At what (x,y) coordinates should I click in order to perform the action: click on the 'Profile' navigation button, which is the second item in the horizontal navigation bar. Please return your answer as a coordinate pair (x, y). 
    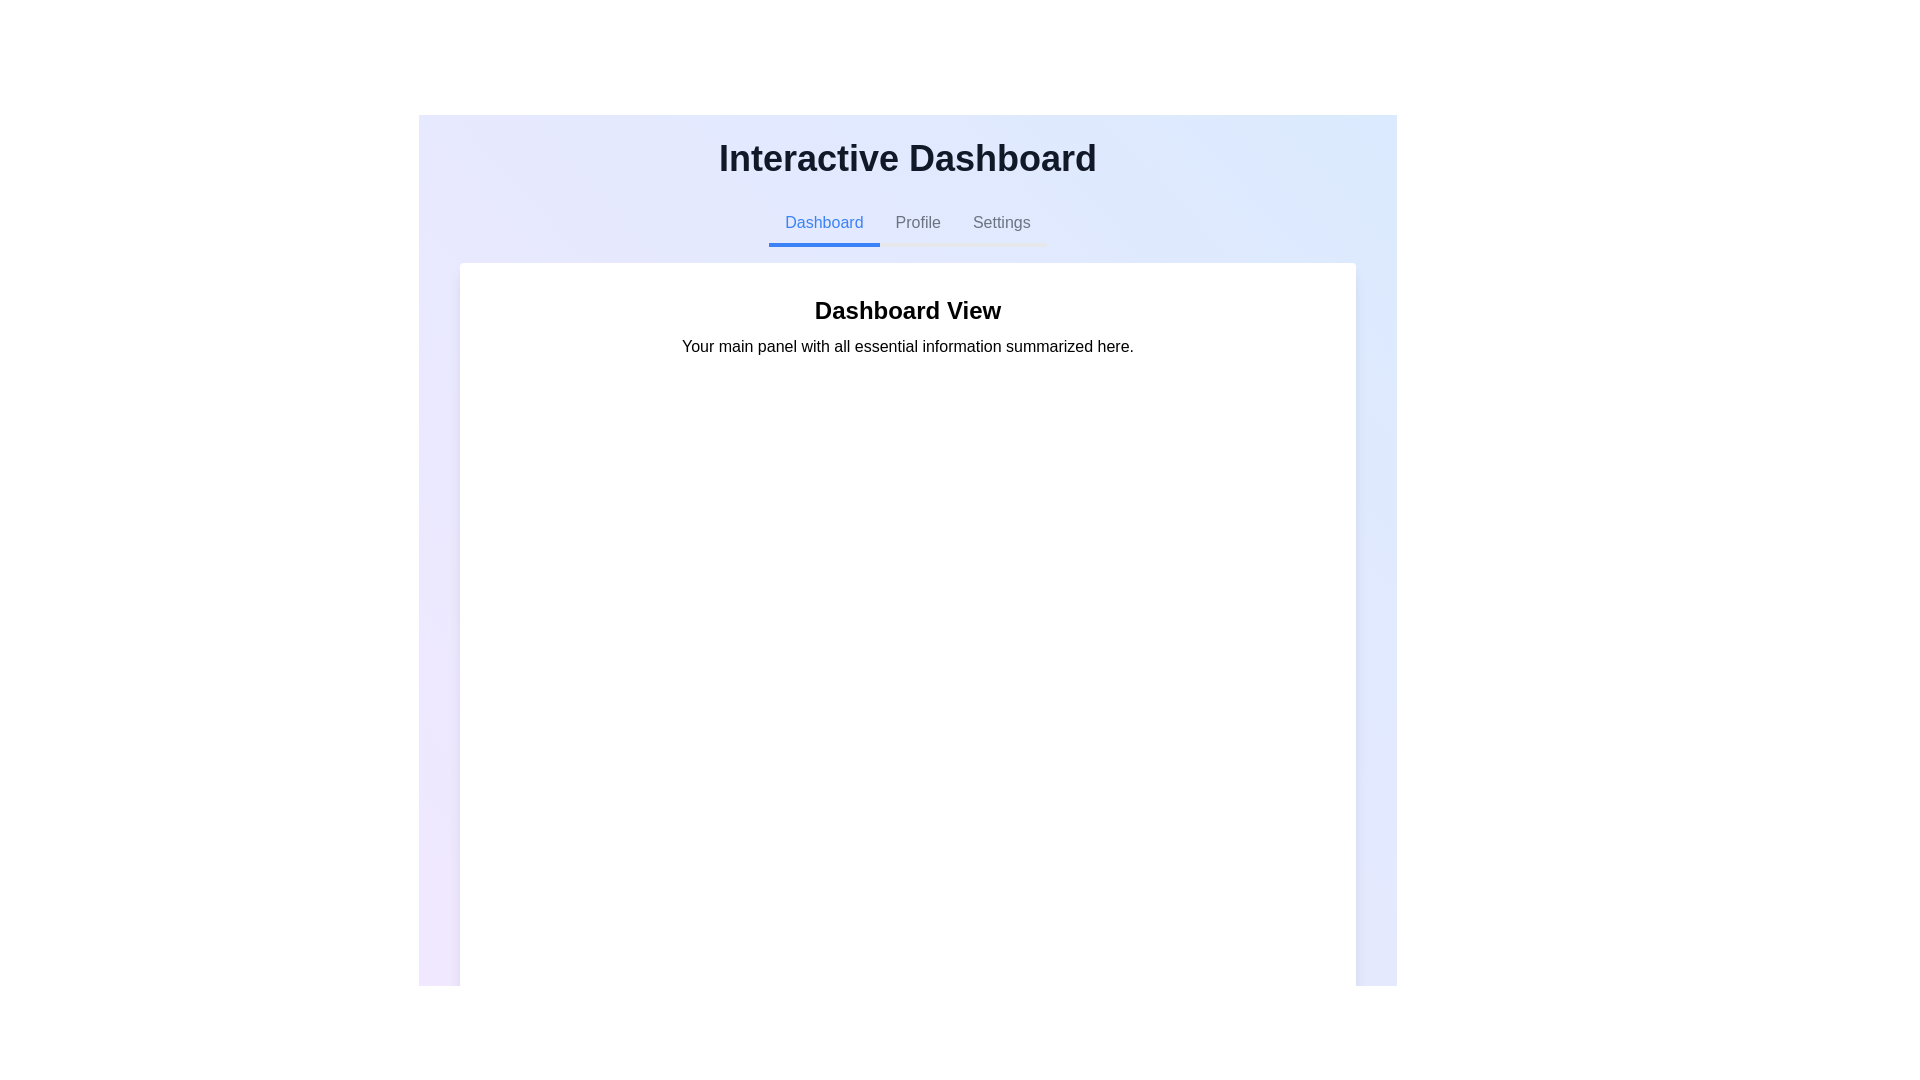
    Looking at the image, I should click on (917, 224).